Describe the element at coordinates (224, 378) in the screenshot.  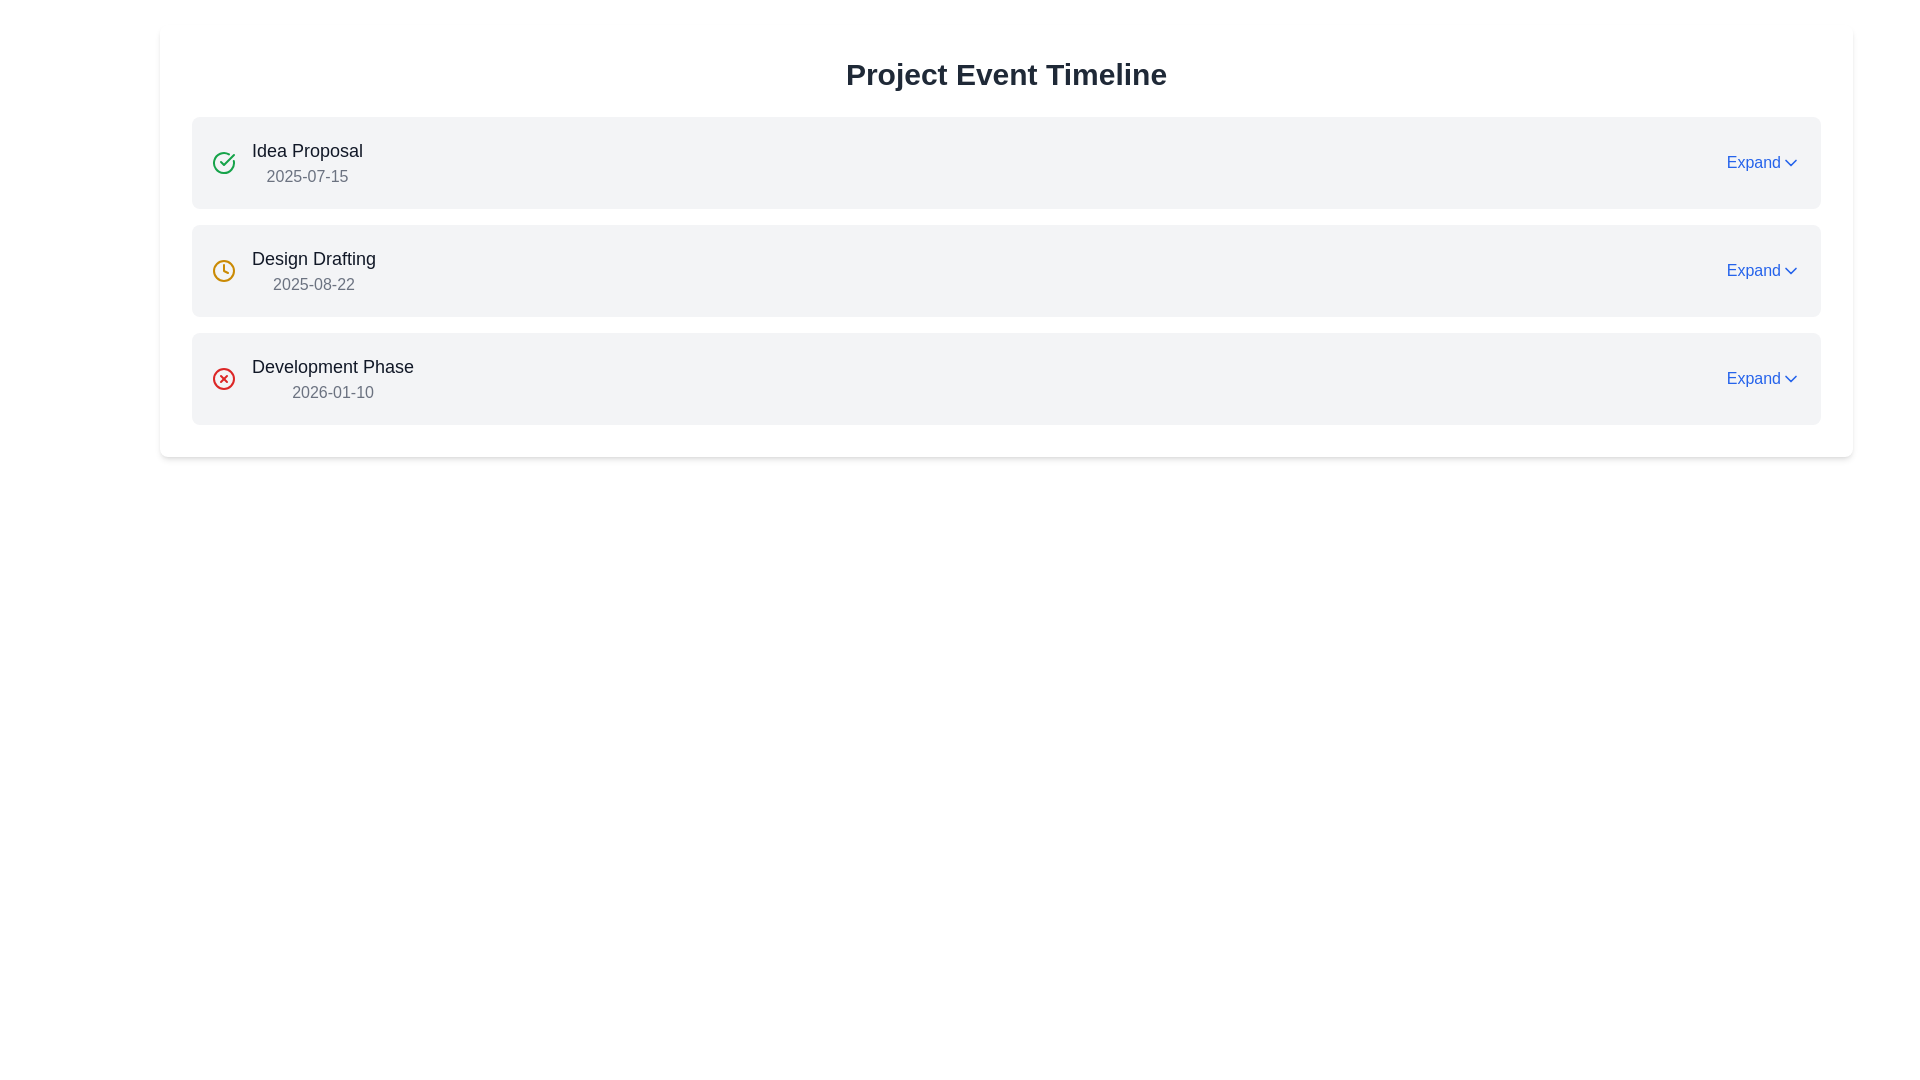
I see `the red circular icon with a white X that indicates an error, located next to the text 'Development Phase 2026-01-10' in the third row of the list` at that location.